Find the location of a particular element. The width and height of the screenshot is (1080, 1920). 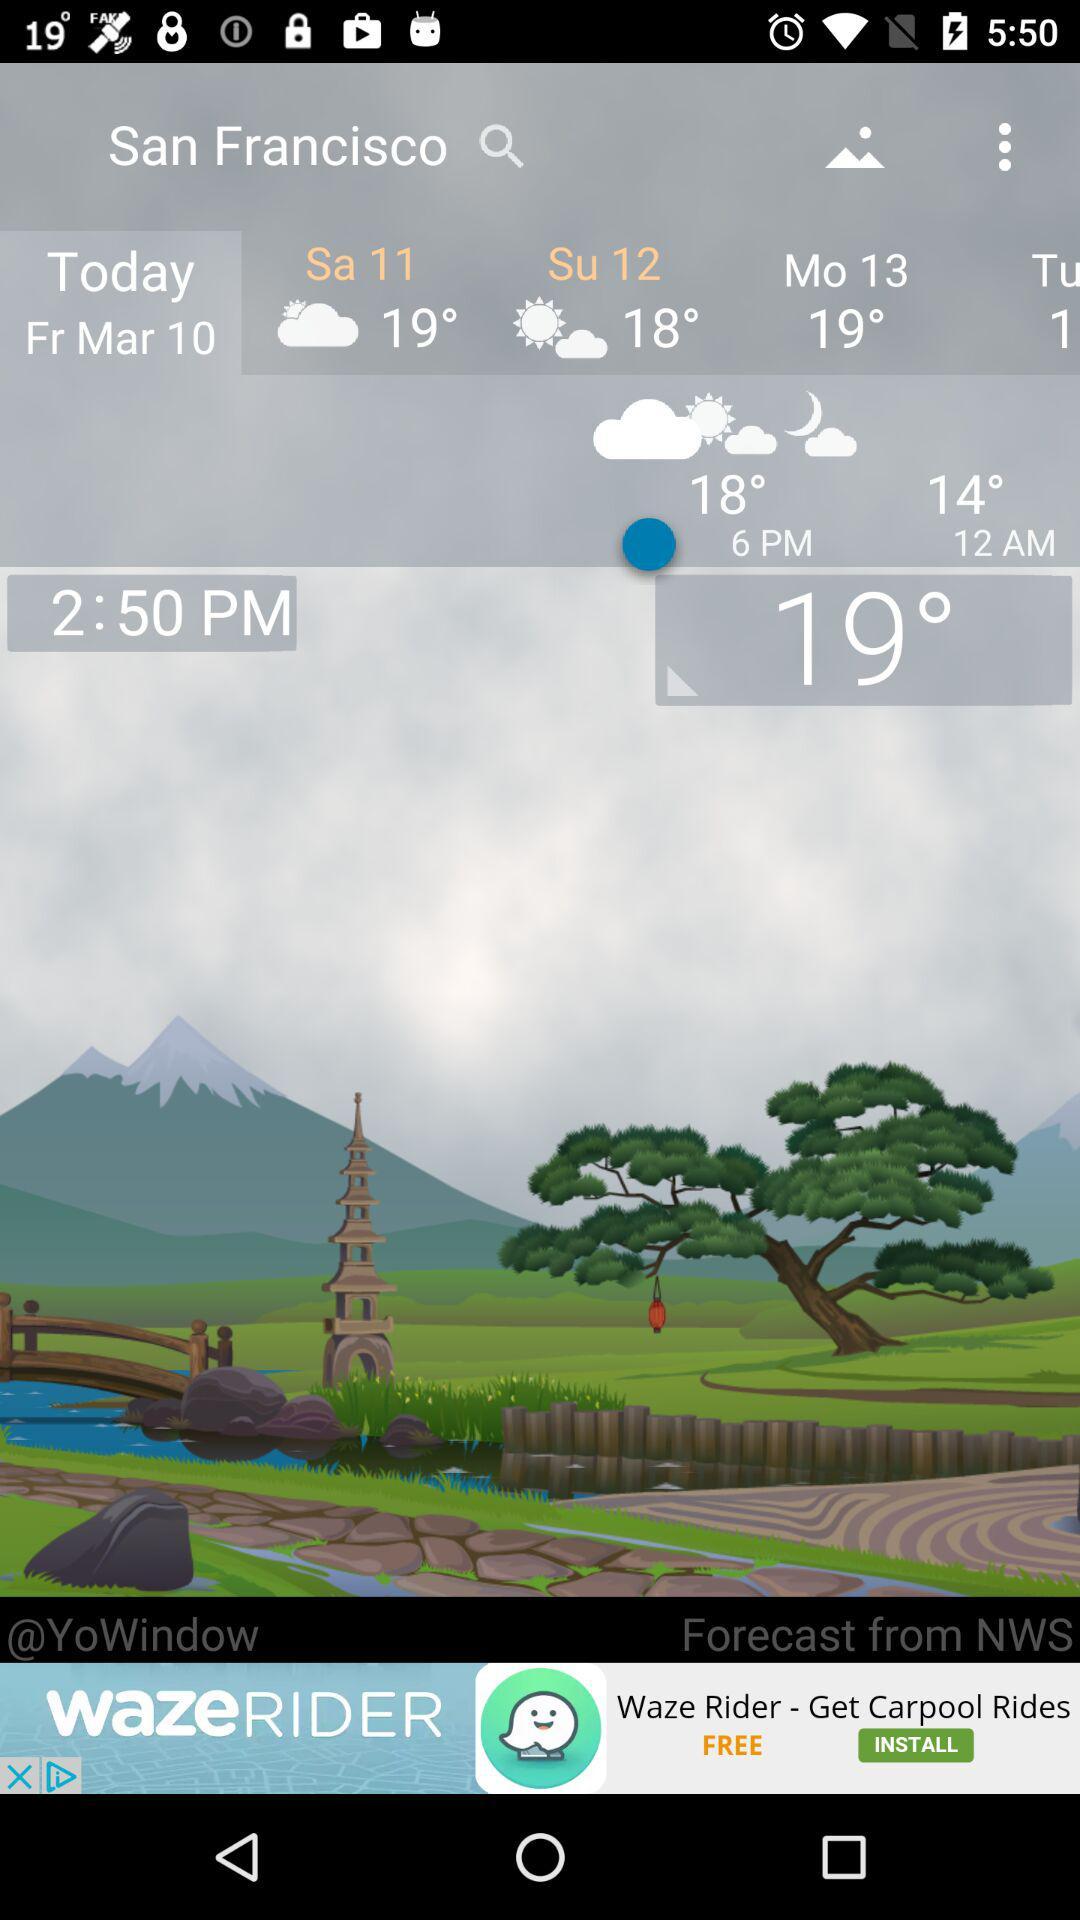

advertisement option is located at coordinates (540, 1727).